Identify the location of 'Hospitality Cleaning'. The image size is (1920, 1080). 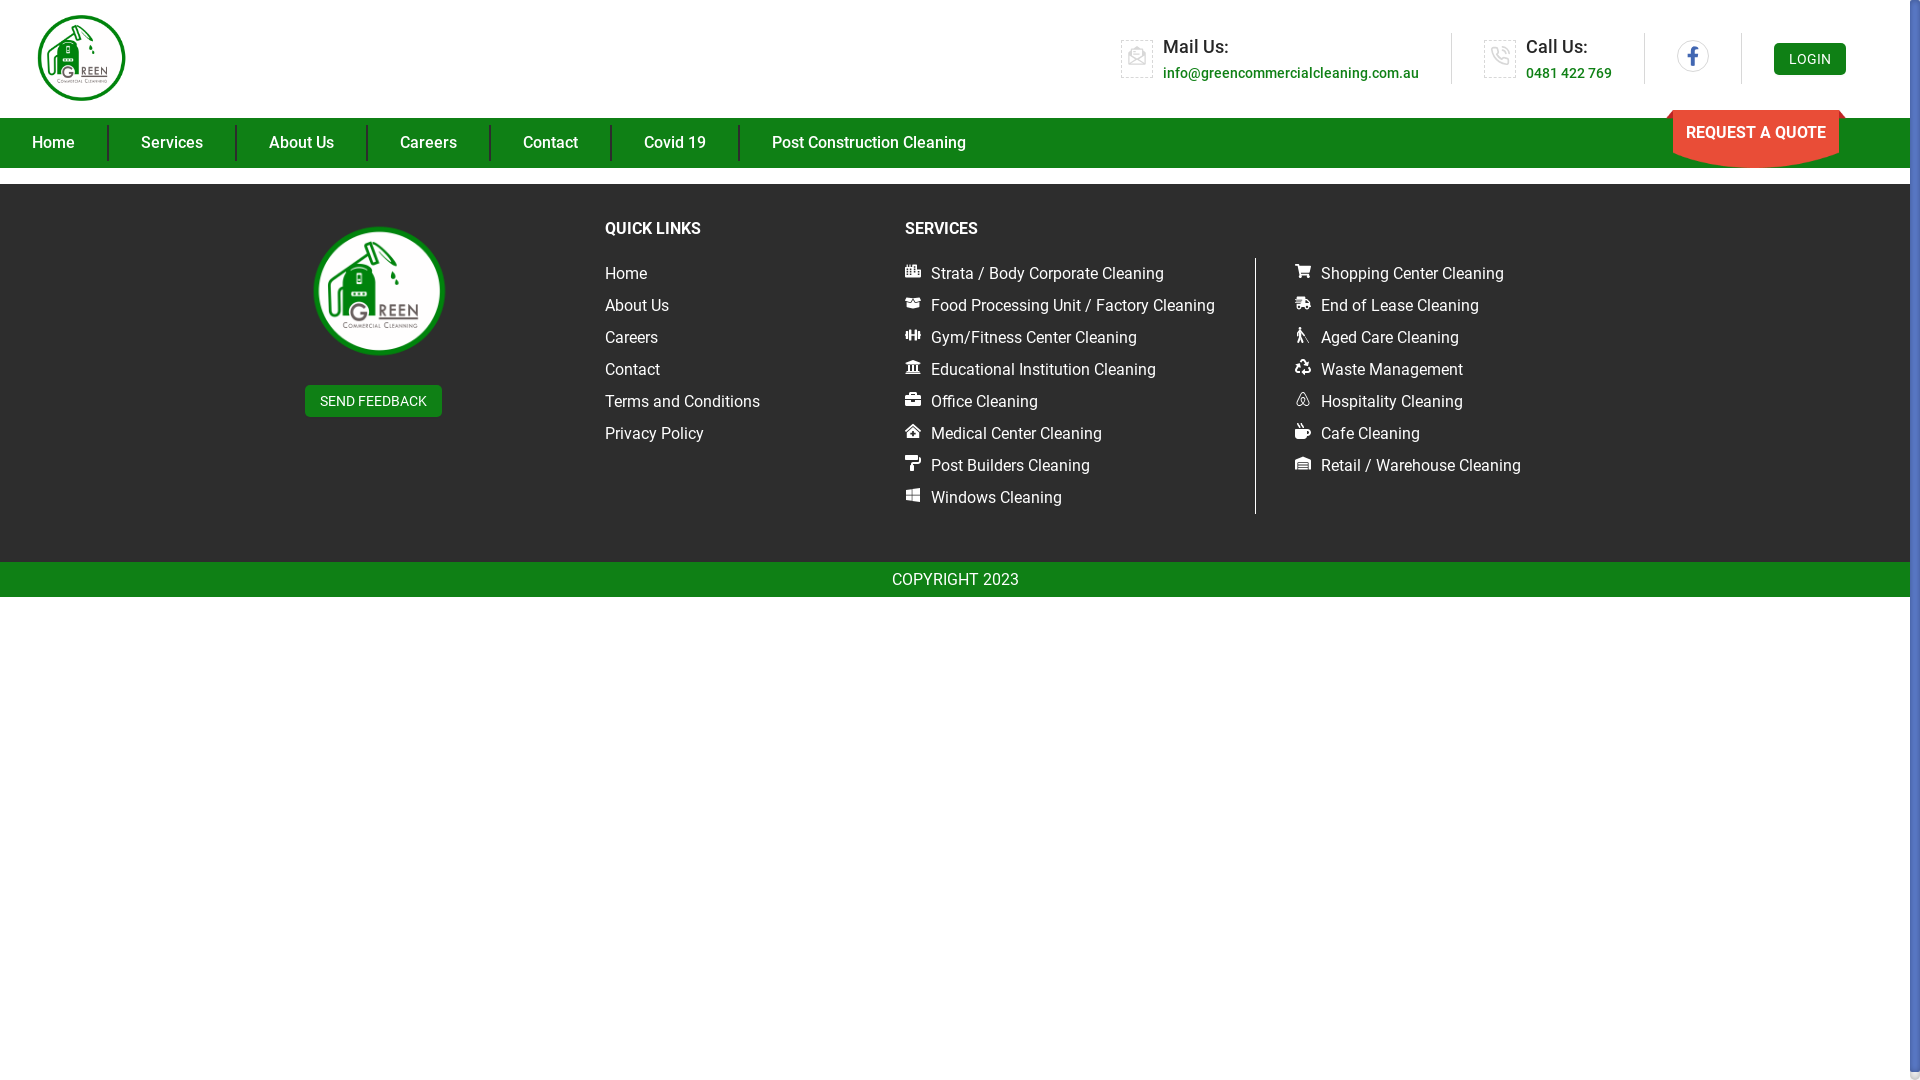
(1377, 401).